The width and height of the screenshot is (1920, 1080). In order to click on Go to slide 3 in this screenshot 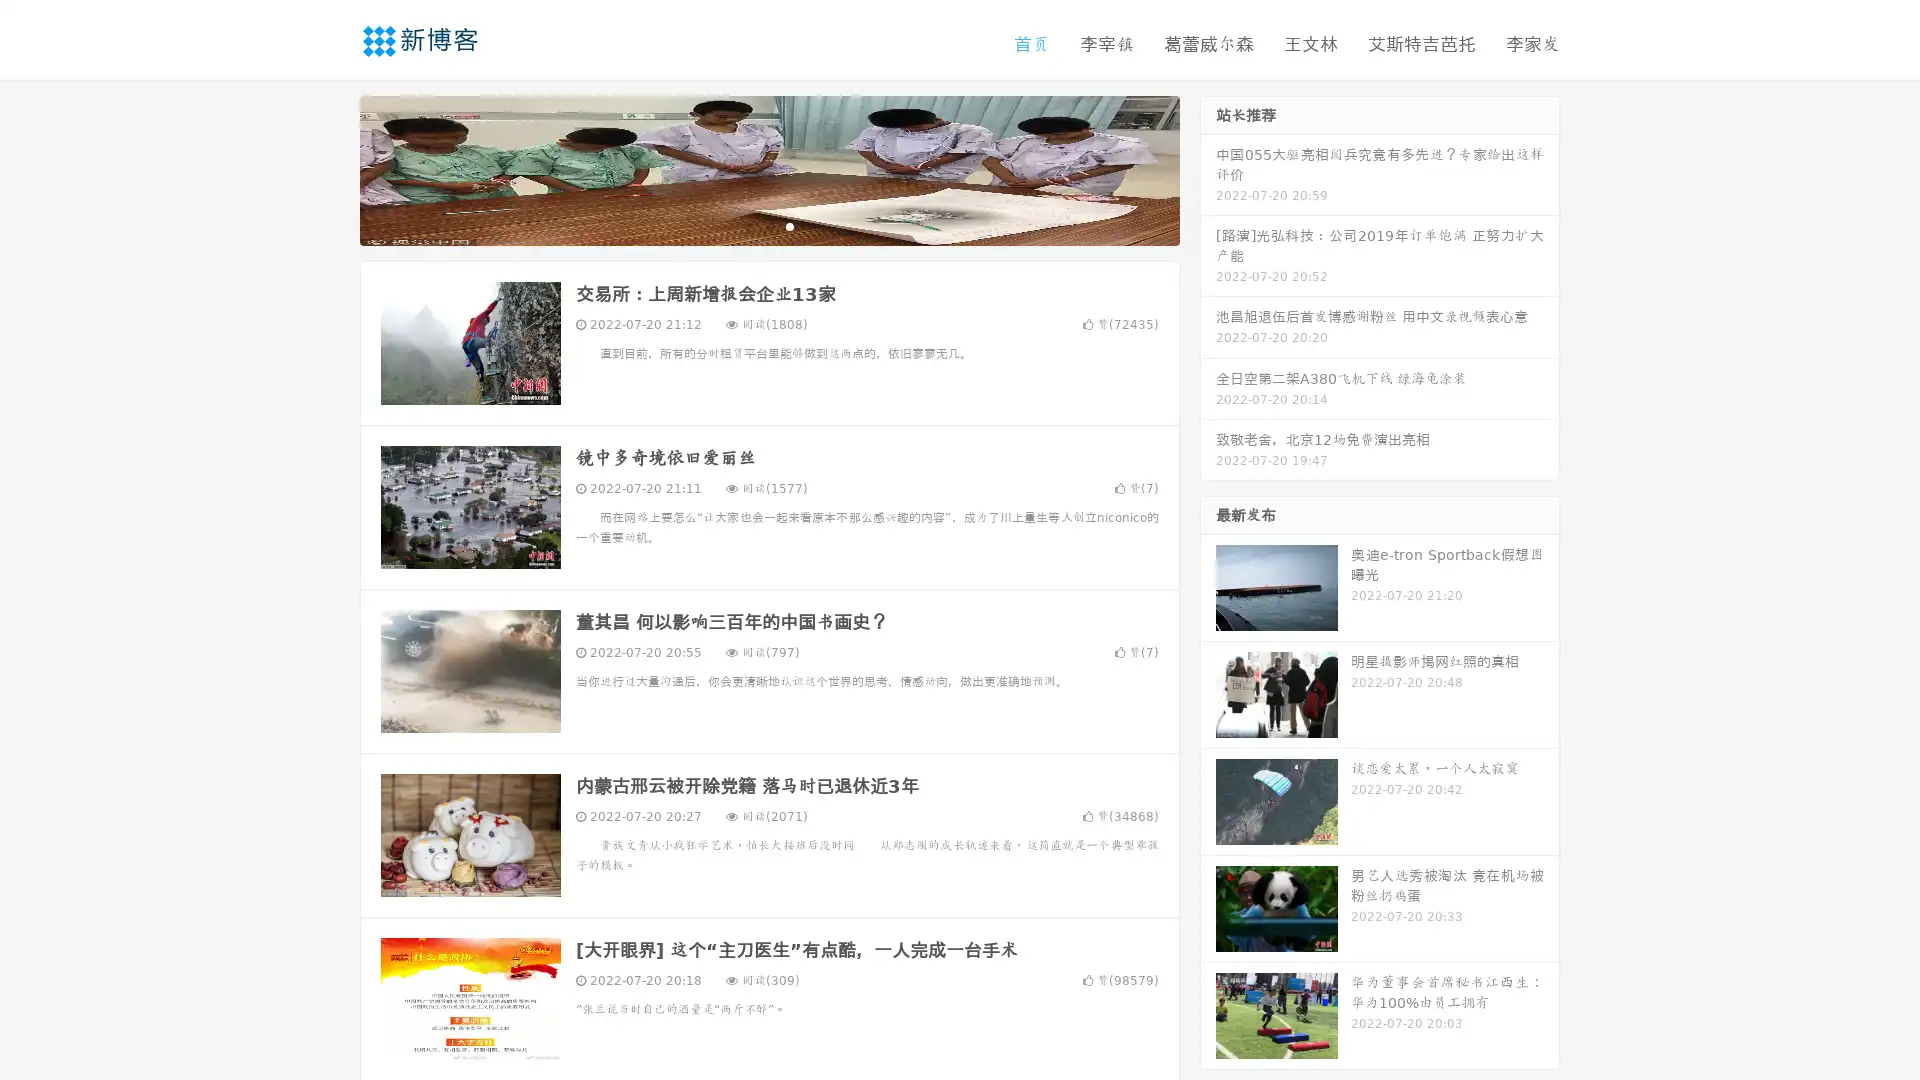, I will do `click(789, 225)`.